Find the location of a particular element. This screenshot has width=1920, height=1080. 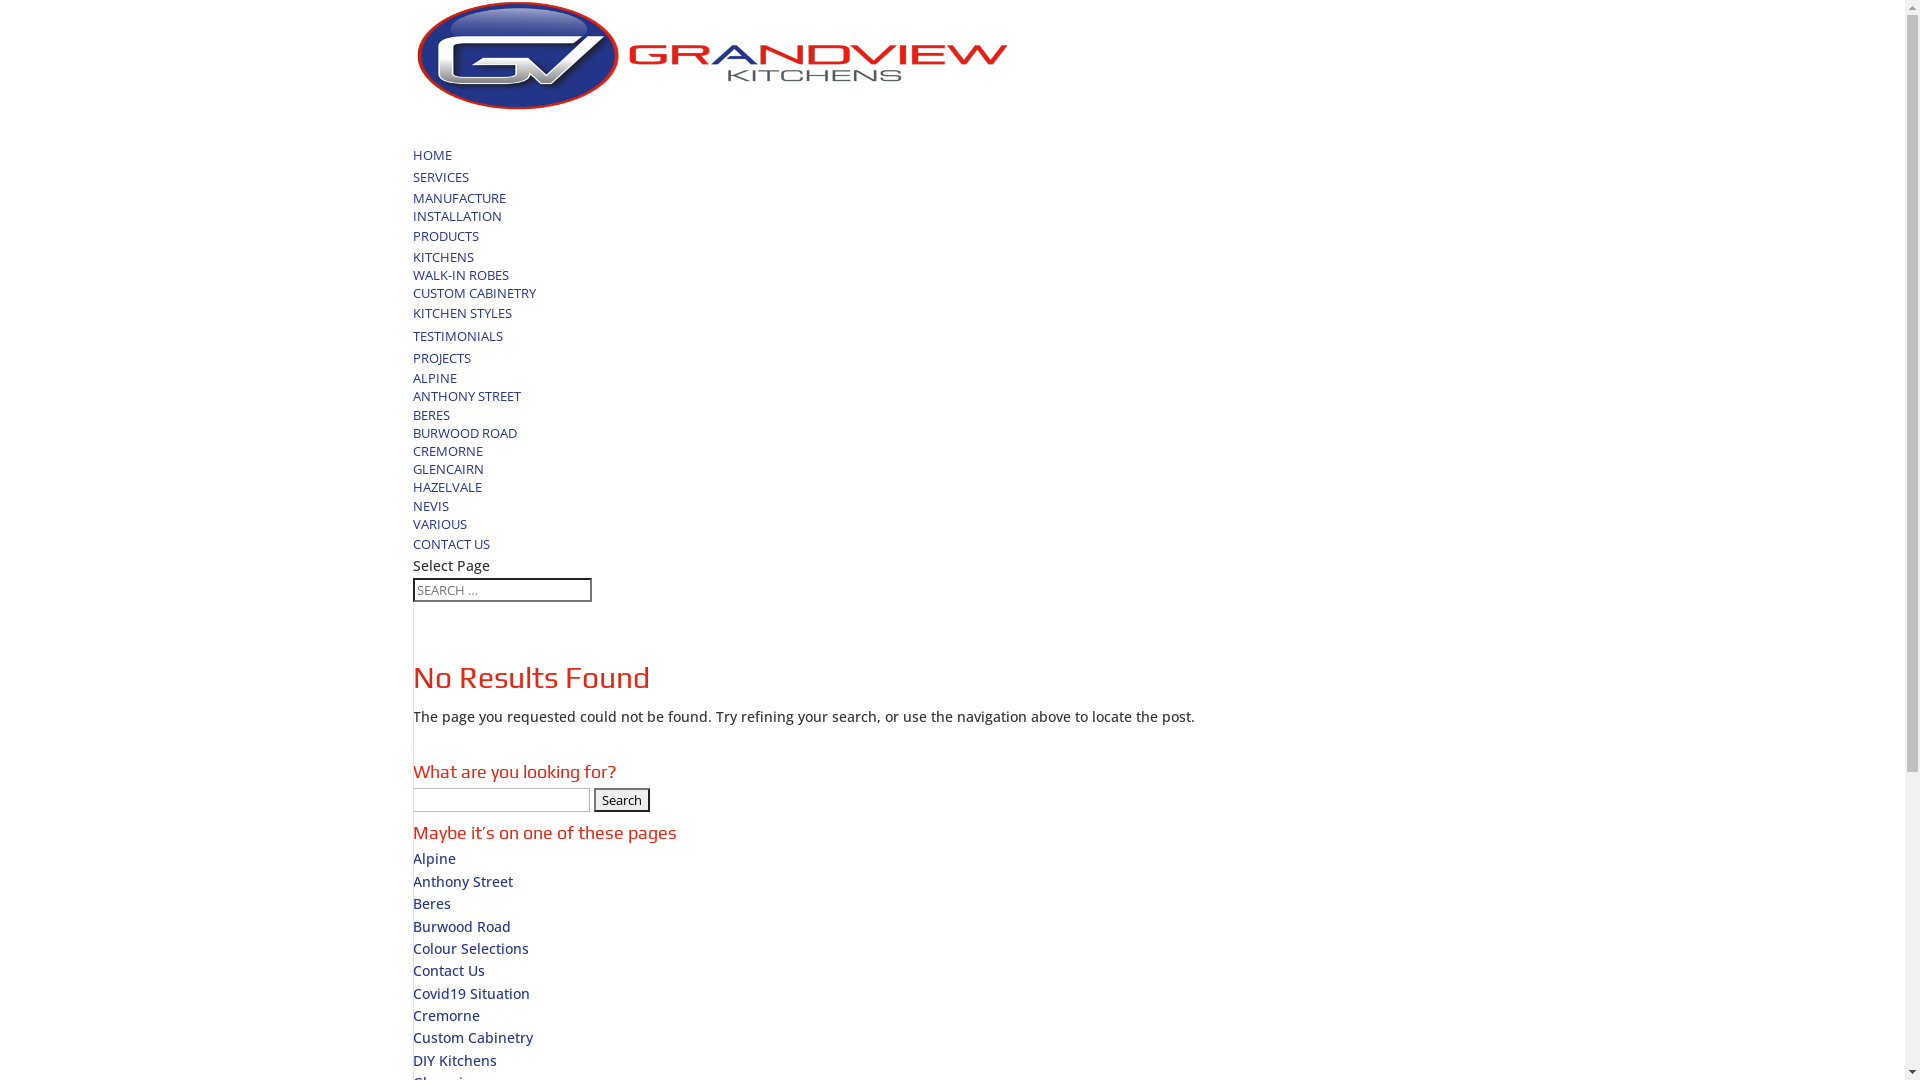

'Covid19 Situation' is located at coordinates (469, 993).